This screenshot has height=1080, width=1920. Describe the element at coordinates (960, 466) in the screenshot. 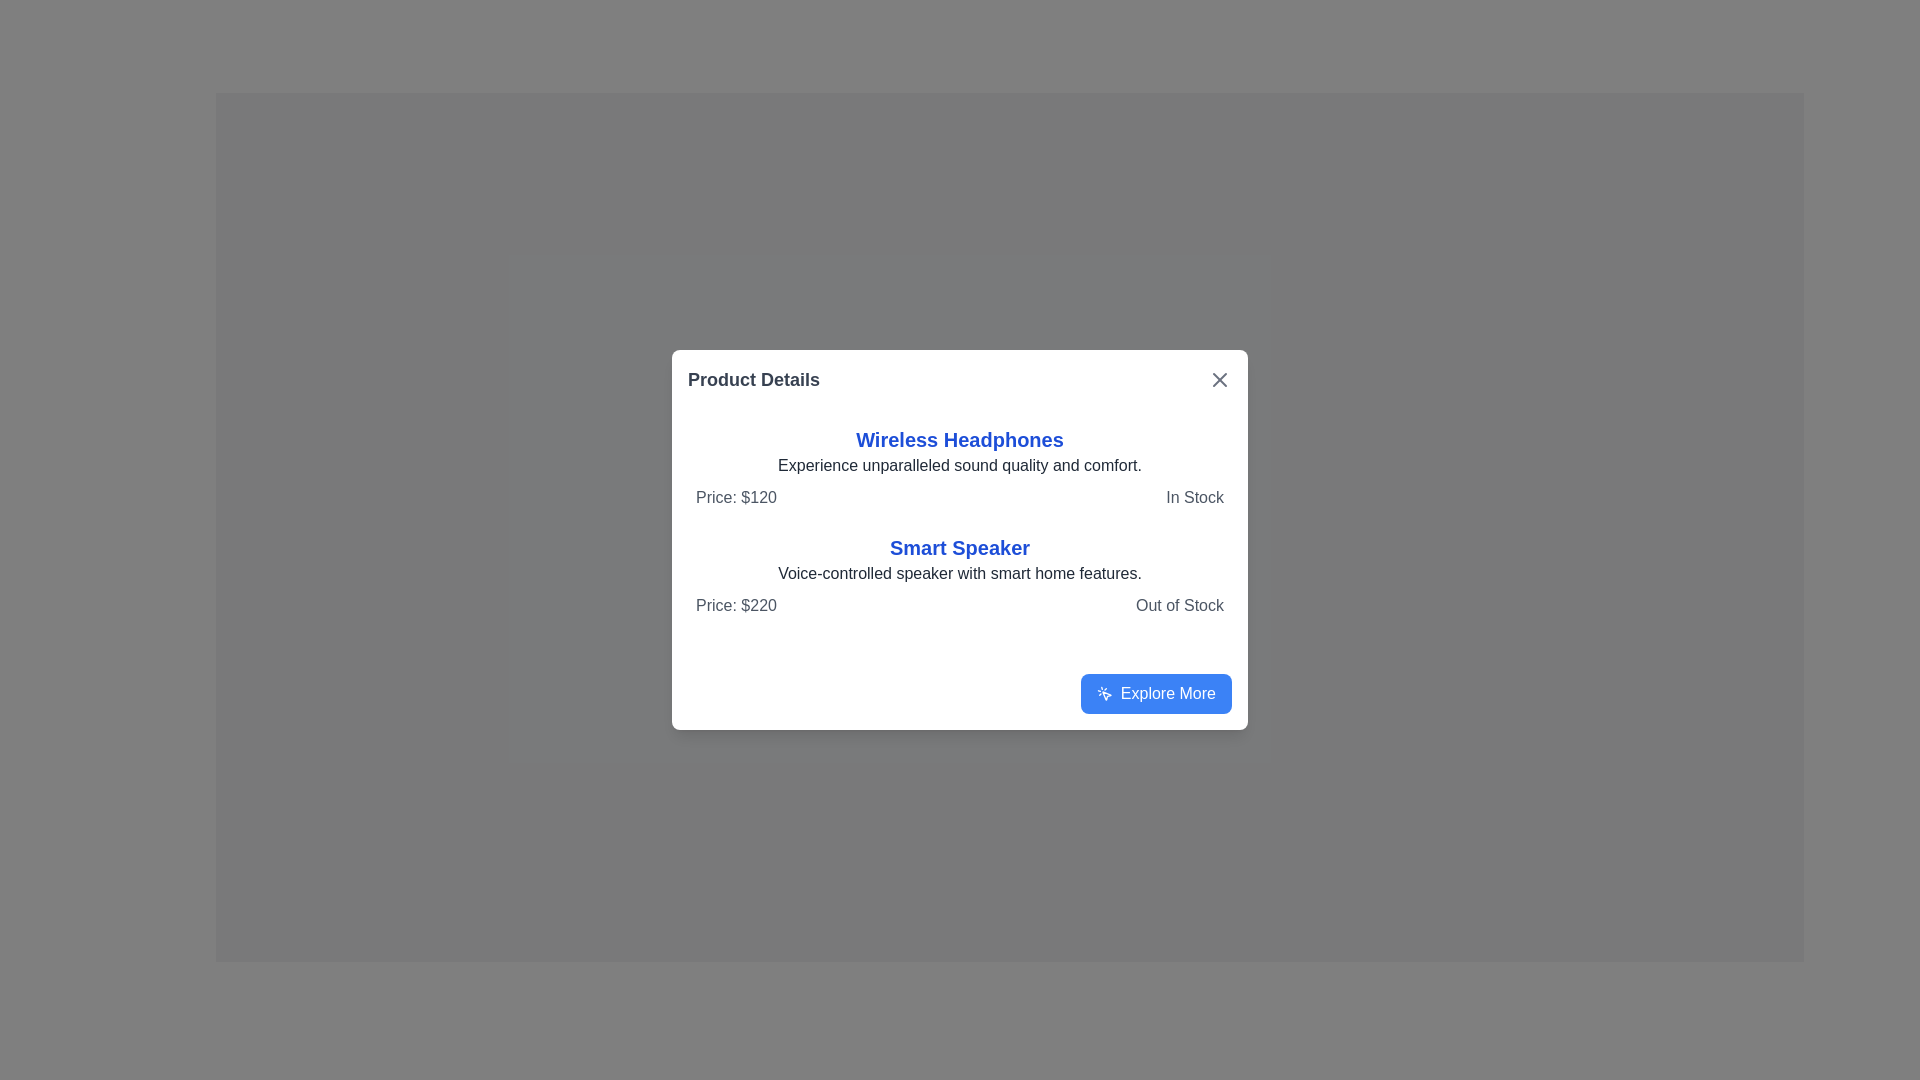

I see `the static text element that provides a description or tagline for 'Wireless Headphones', located below the heading and above the price and stock status` at that location.